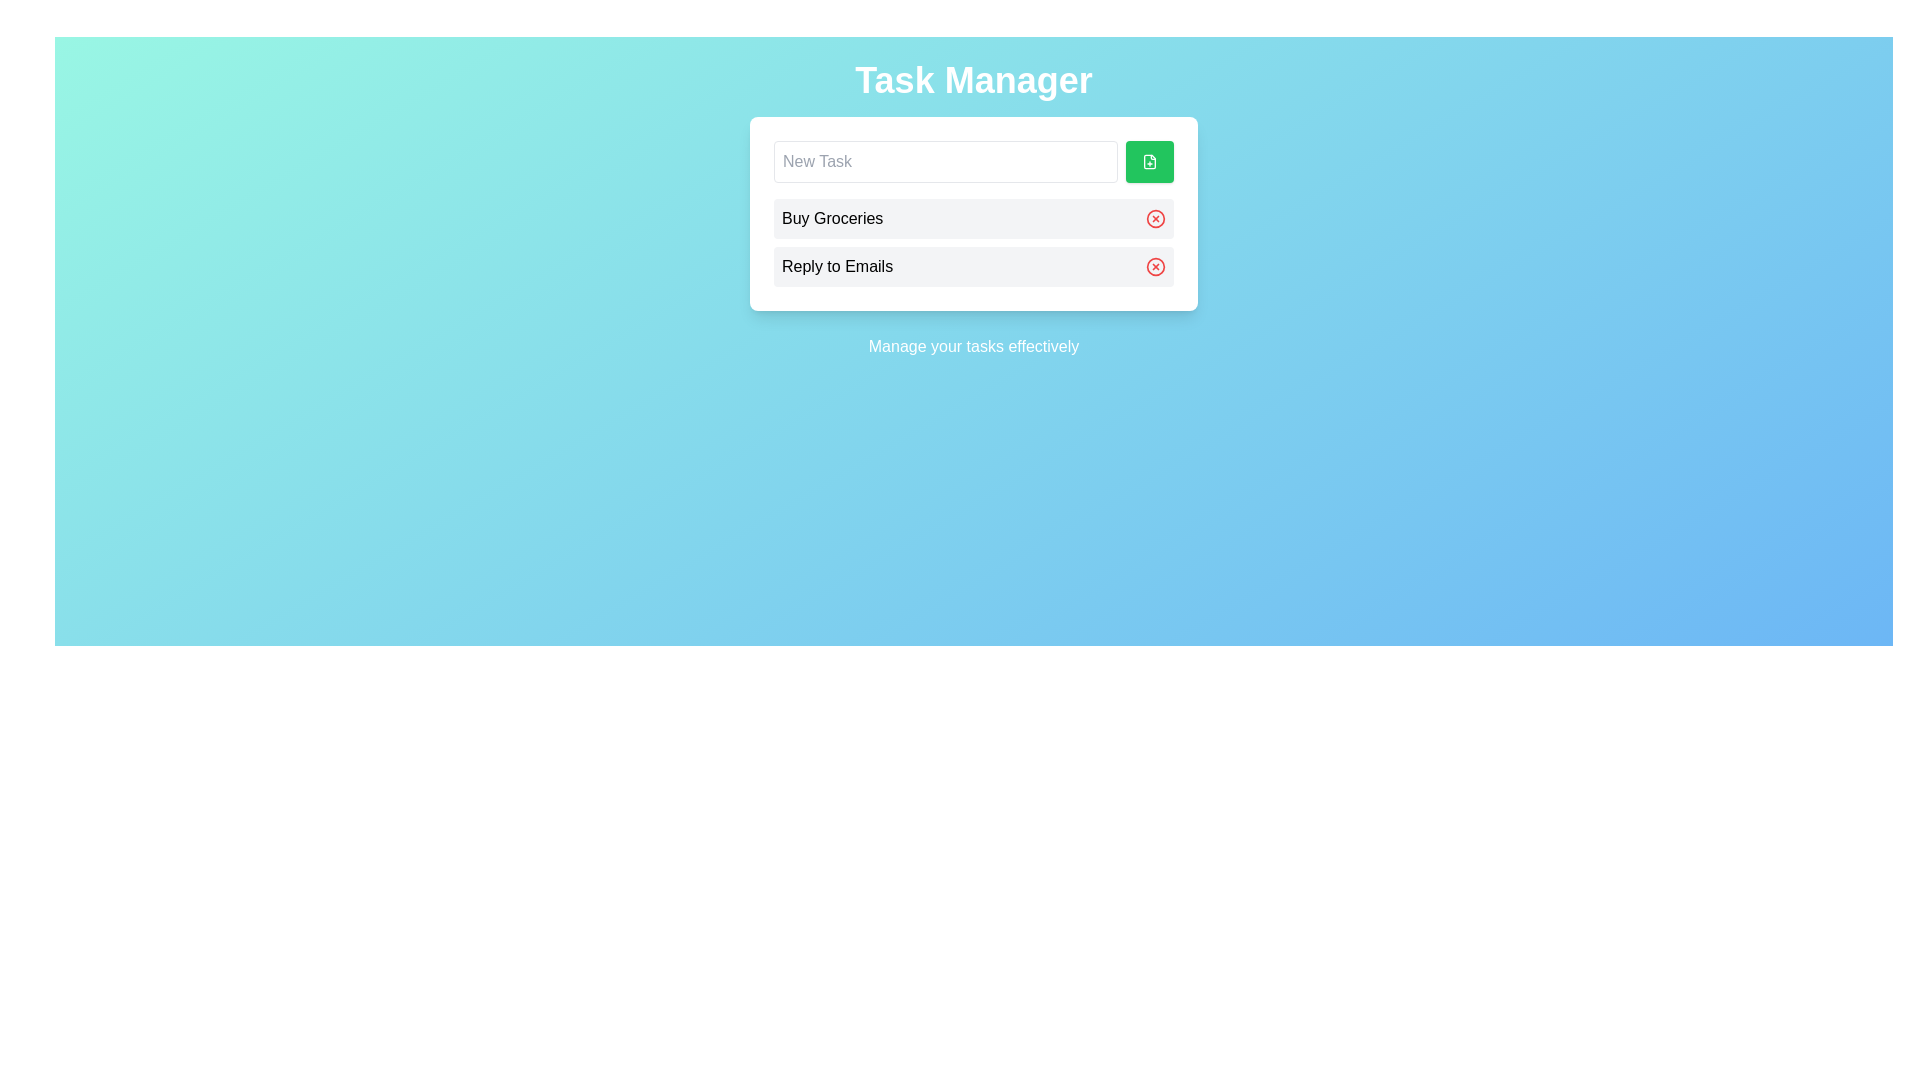  What do you see at coordinates (1150, 161) in the screenshot?
I see `the button located in the upper-right corner of the interface, which is intended for initiating a new action` at bounding box center [1150, 161].